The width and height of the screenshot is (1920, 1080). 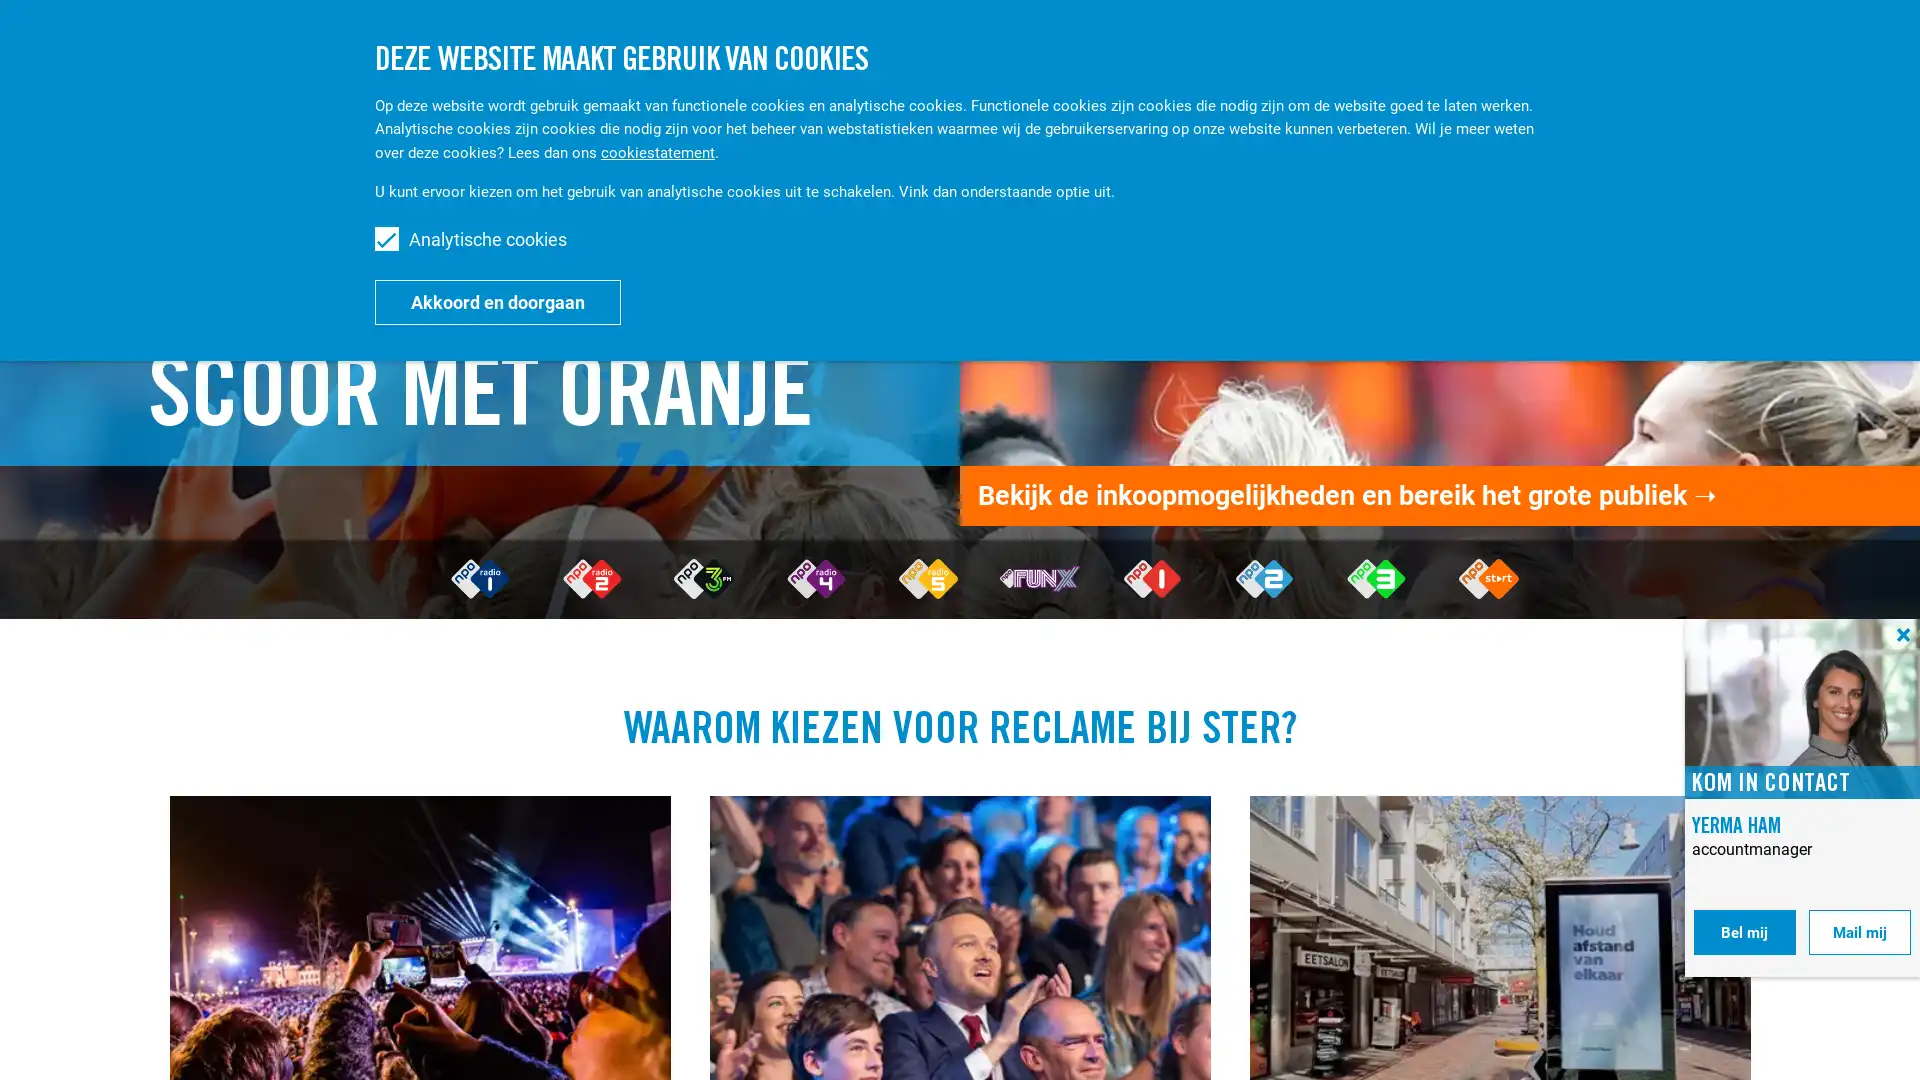 I want to click on Bel mij, so click(x=1743, y=932).